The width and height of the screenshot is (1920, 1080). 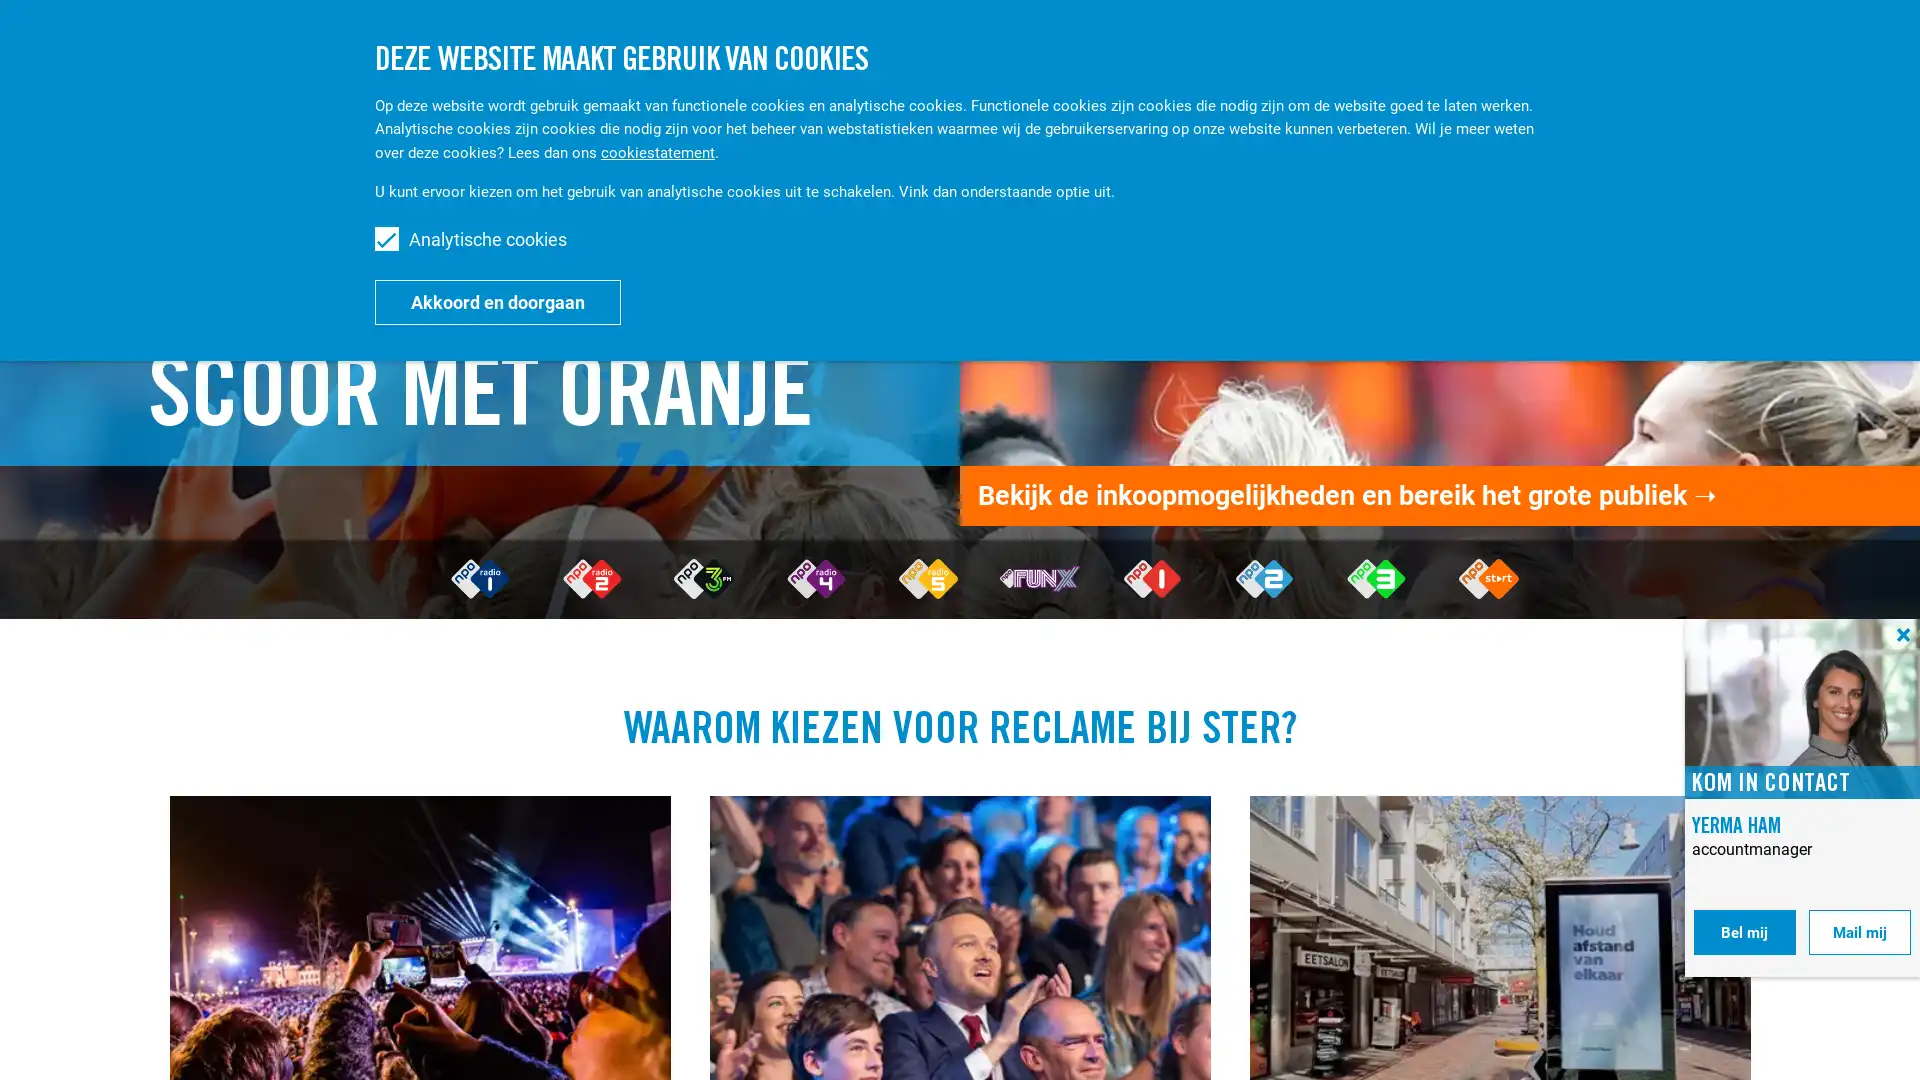 I want to click on Bel mij, so click(x=1743, y=932).